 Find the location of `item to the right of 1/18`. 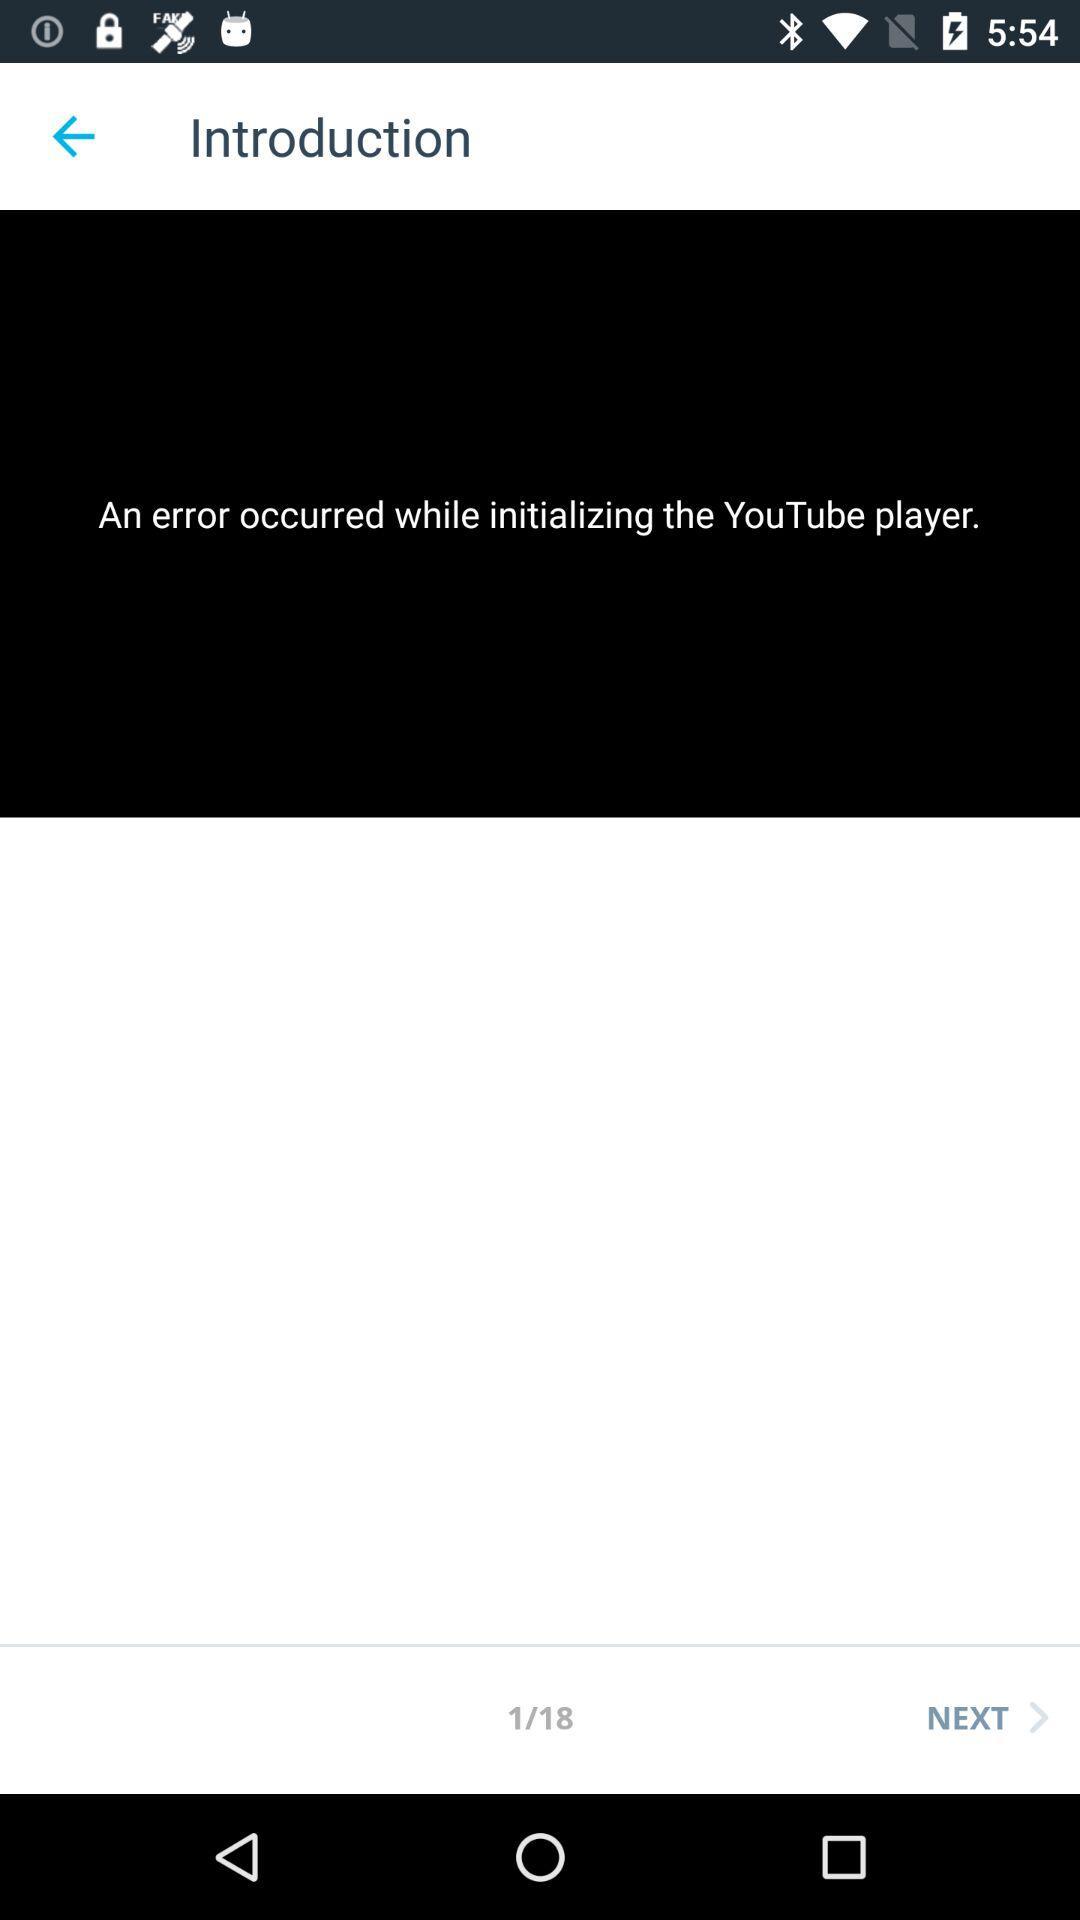

item to the right of 1/18 is located at coordinates (986, 1716).